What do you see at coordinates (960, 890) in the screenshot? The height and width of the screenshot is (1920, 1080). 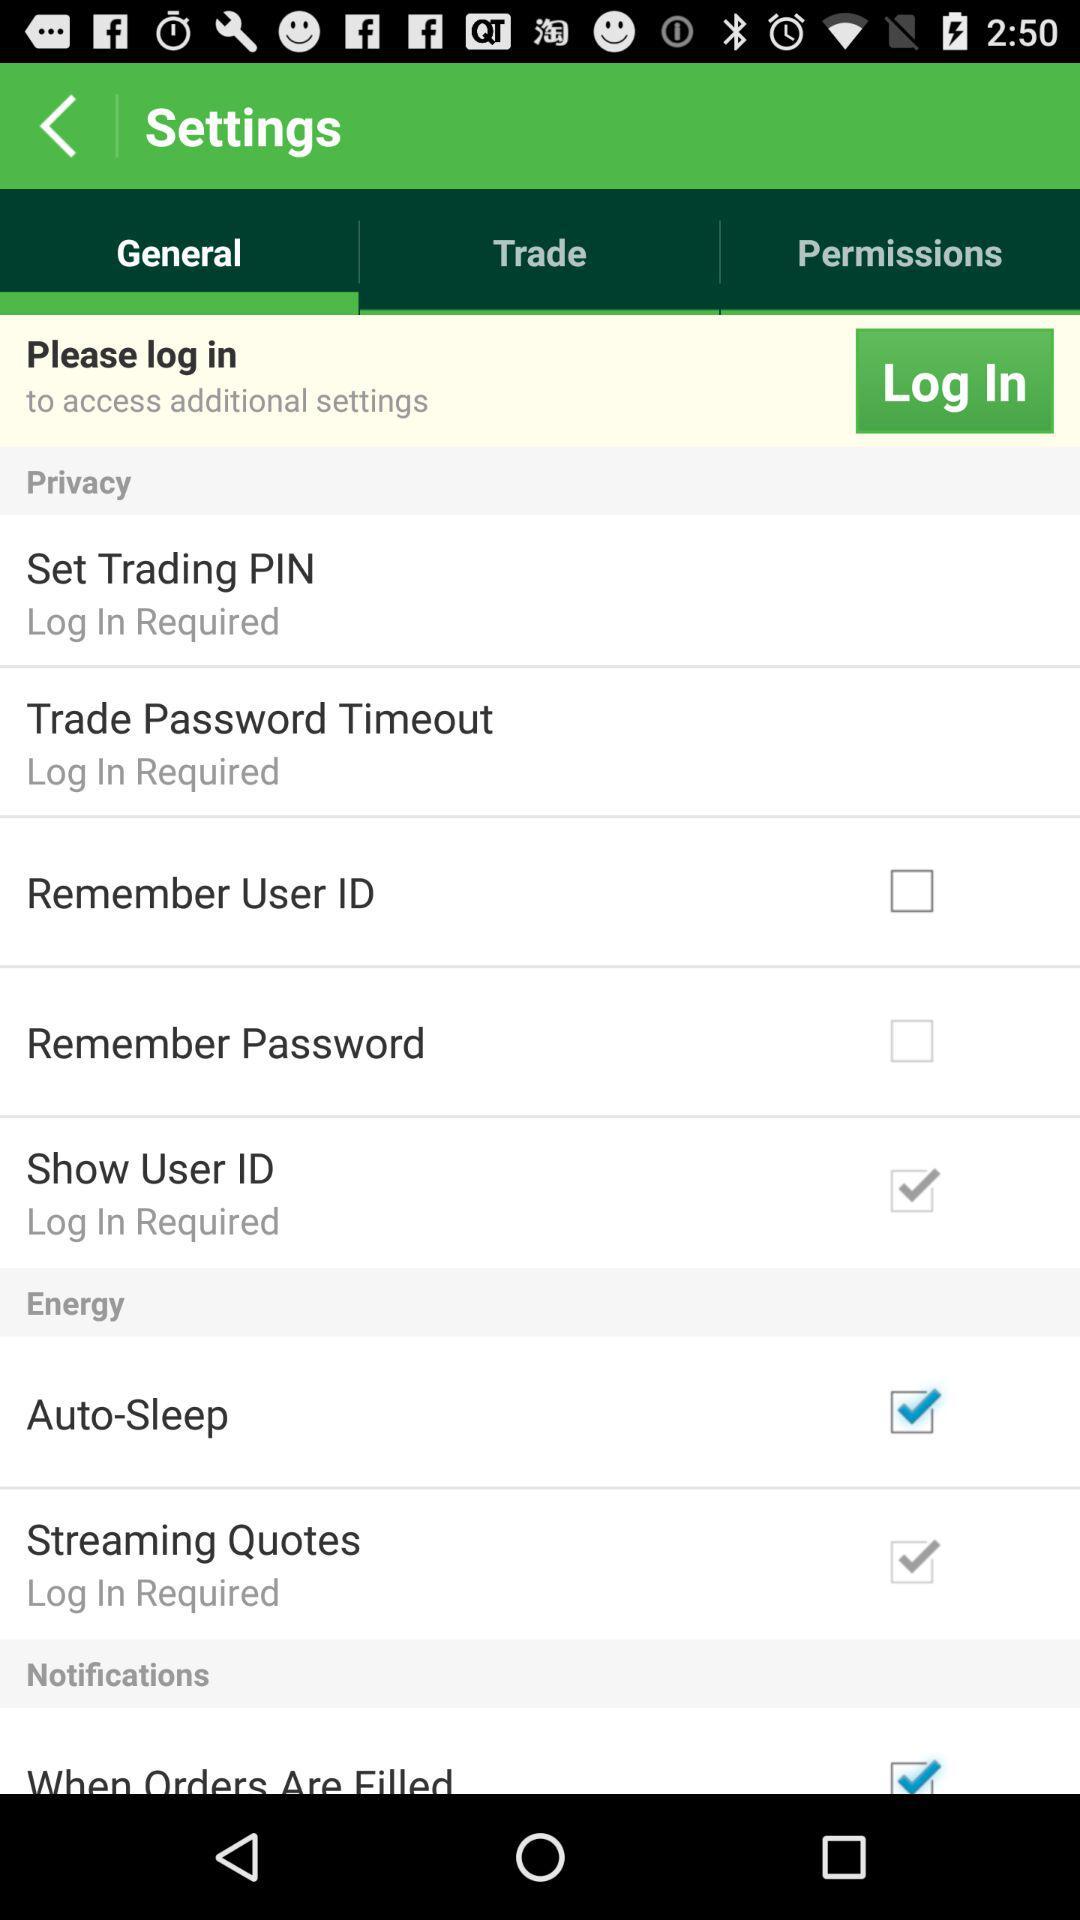 I see `the box which is beside remember user id` at bounding box center [960, 890].